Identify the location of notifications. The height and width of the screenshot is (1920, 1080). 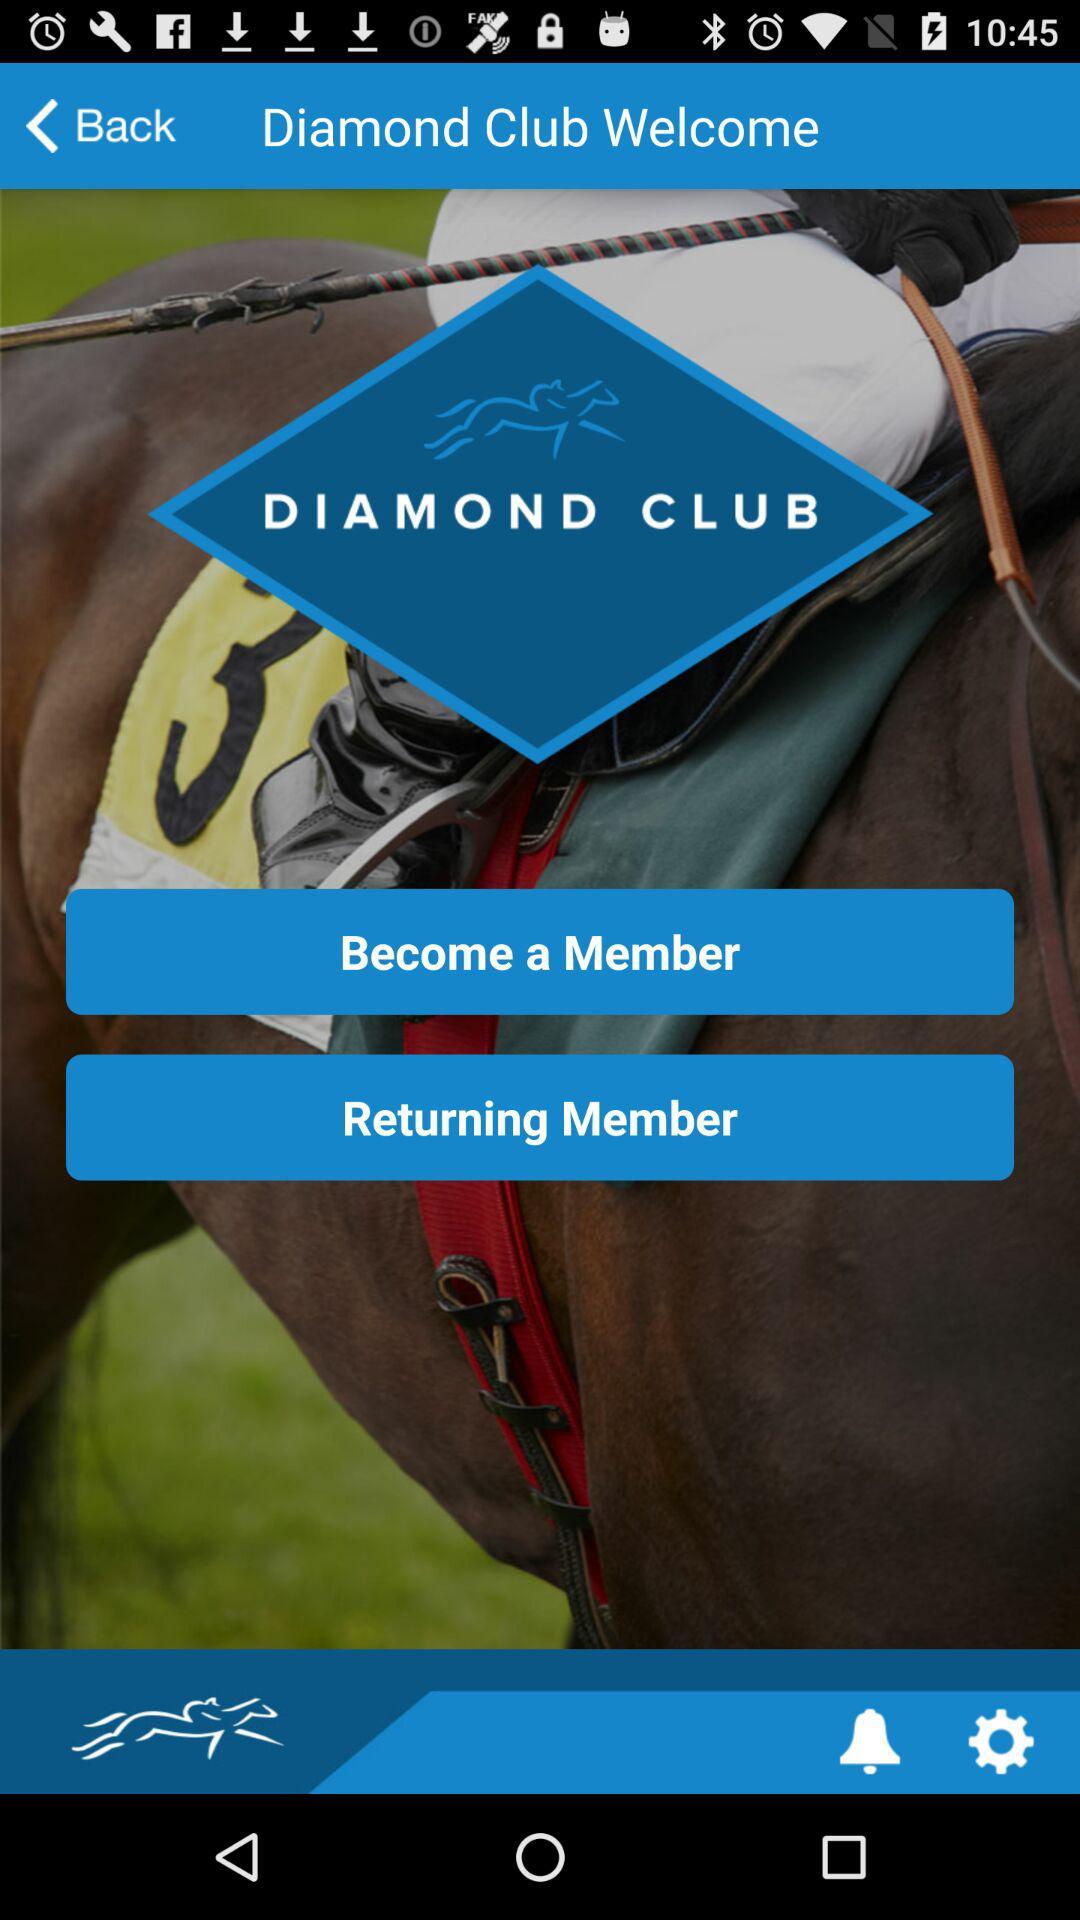
(869, 1740).